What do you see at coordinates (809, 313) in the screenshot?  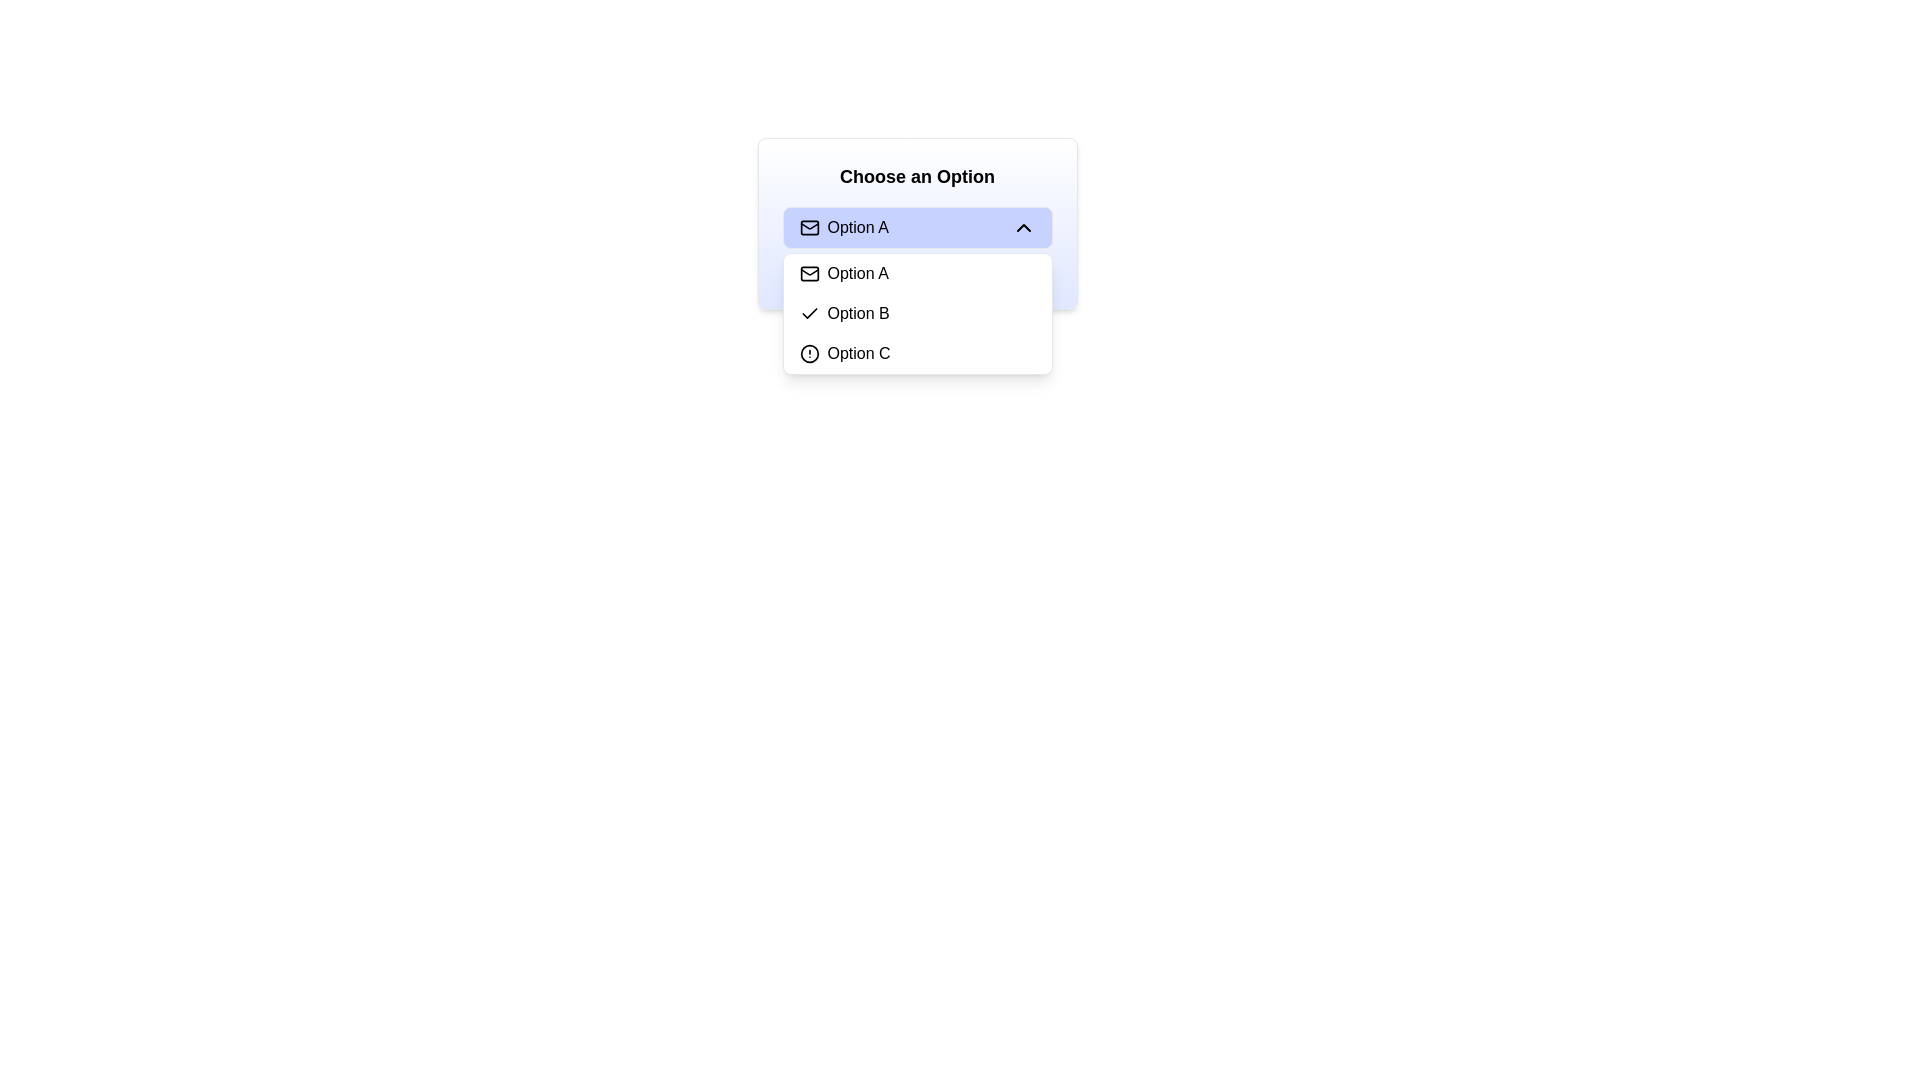 I see `the checkmark icon located to the left of the text 'Option B' in the dropdown menu, which indicates a selected state for this option` at bounding box center [809, 313].